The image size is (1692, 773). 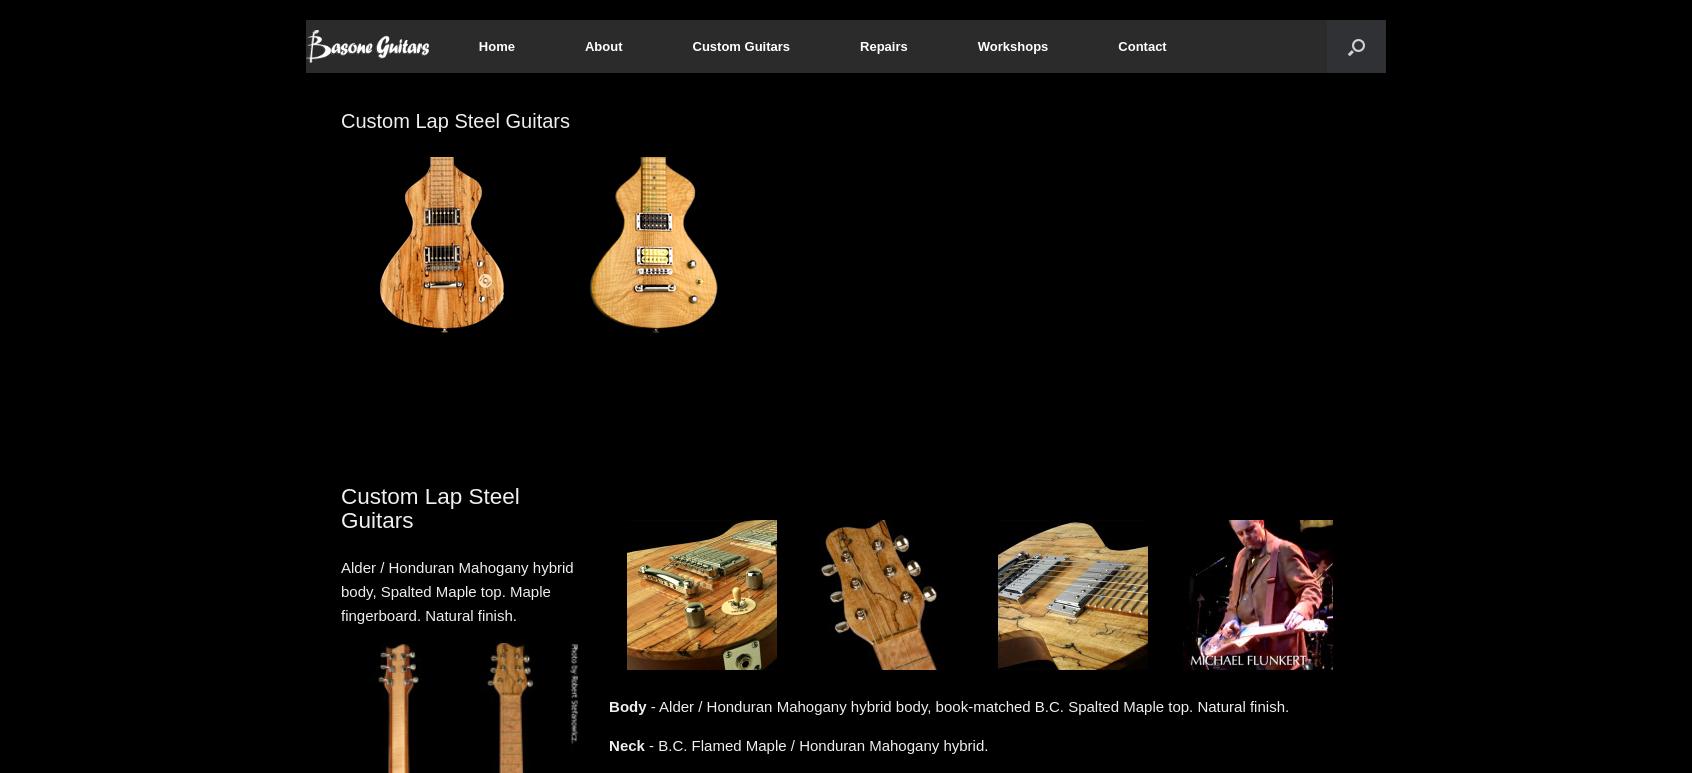 What do you see at coordinates (495, 45) in the screenshot?
I see `'Home'` at bounding box center [495, 45].